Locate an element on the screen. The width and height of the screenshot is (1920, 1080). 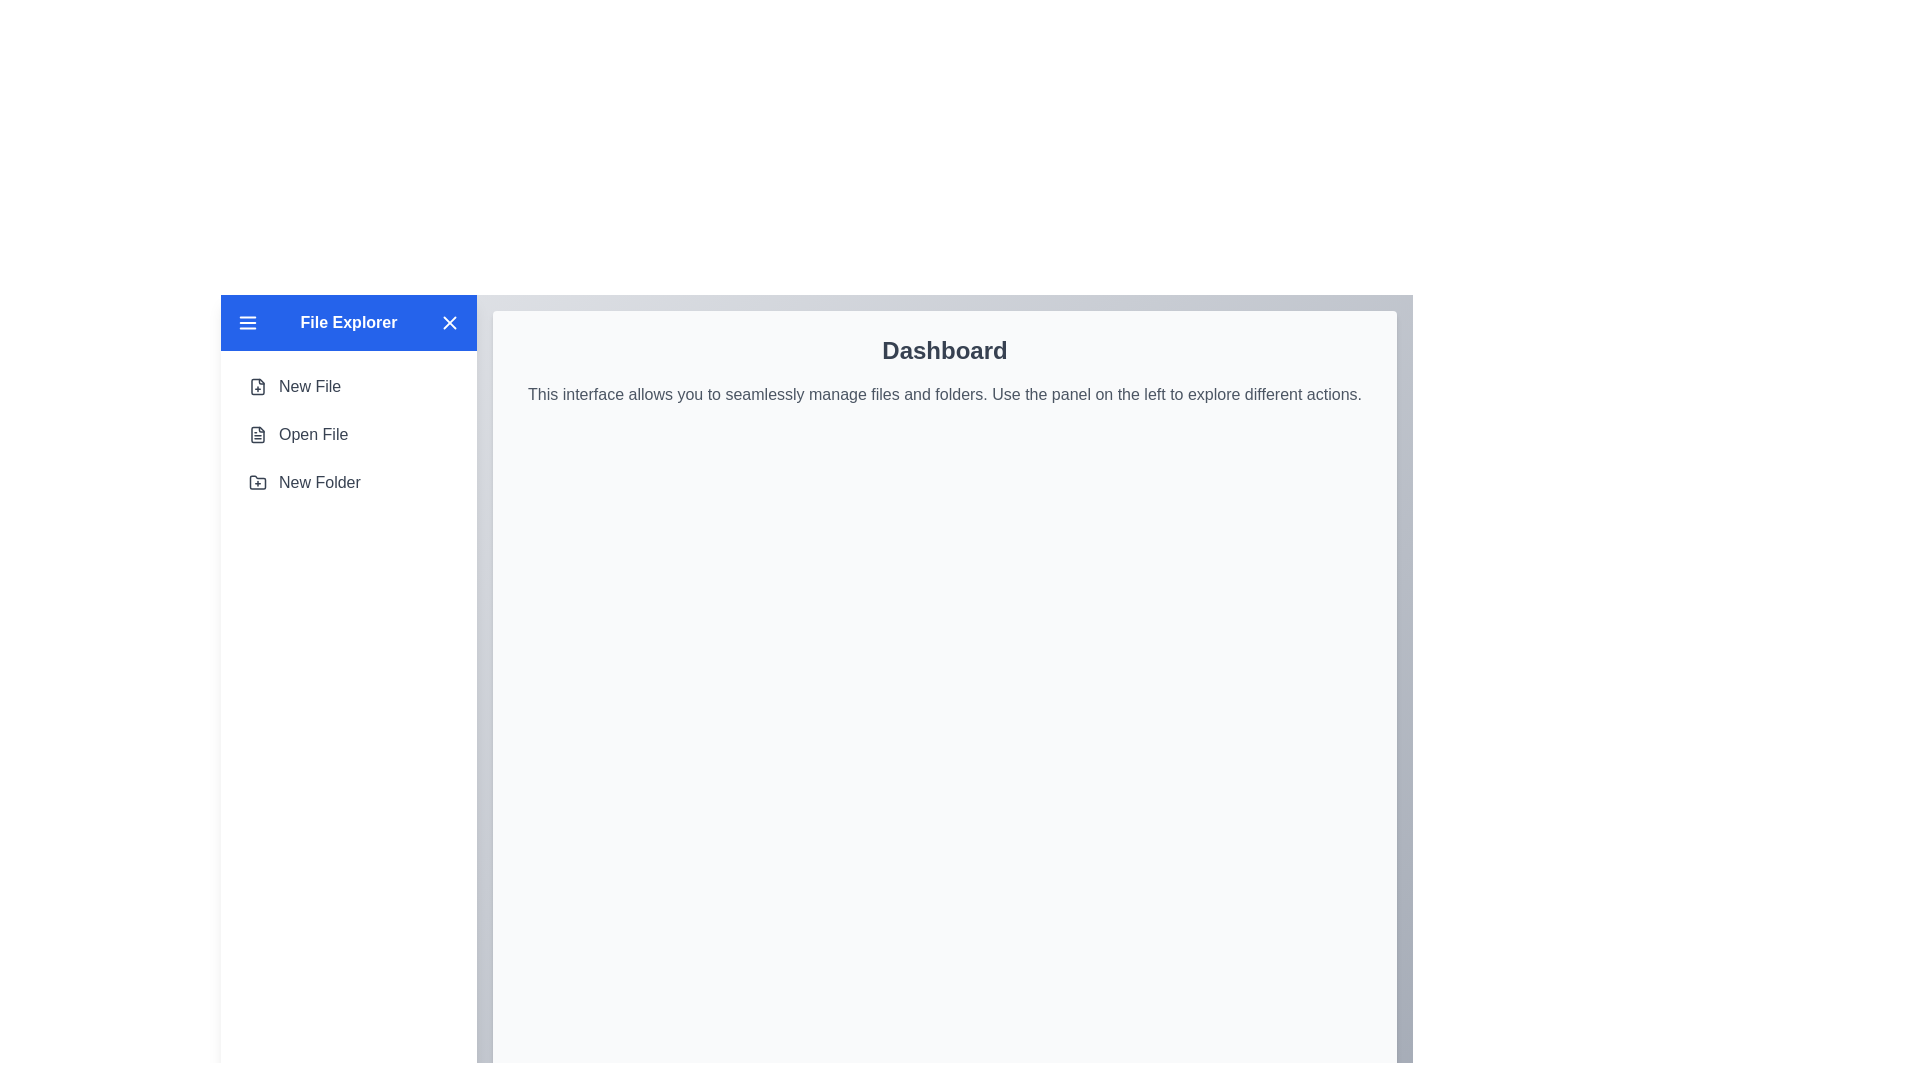
the 'New File' icon in the sidebar menu is located at coordinates (257, 386).